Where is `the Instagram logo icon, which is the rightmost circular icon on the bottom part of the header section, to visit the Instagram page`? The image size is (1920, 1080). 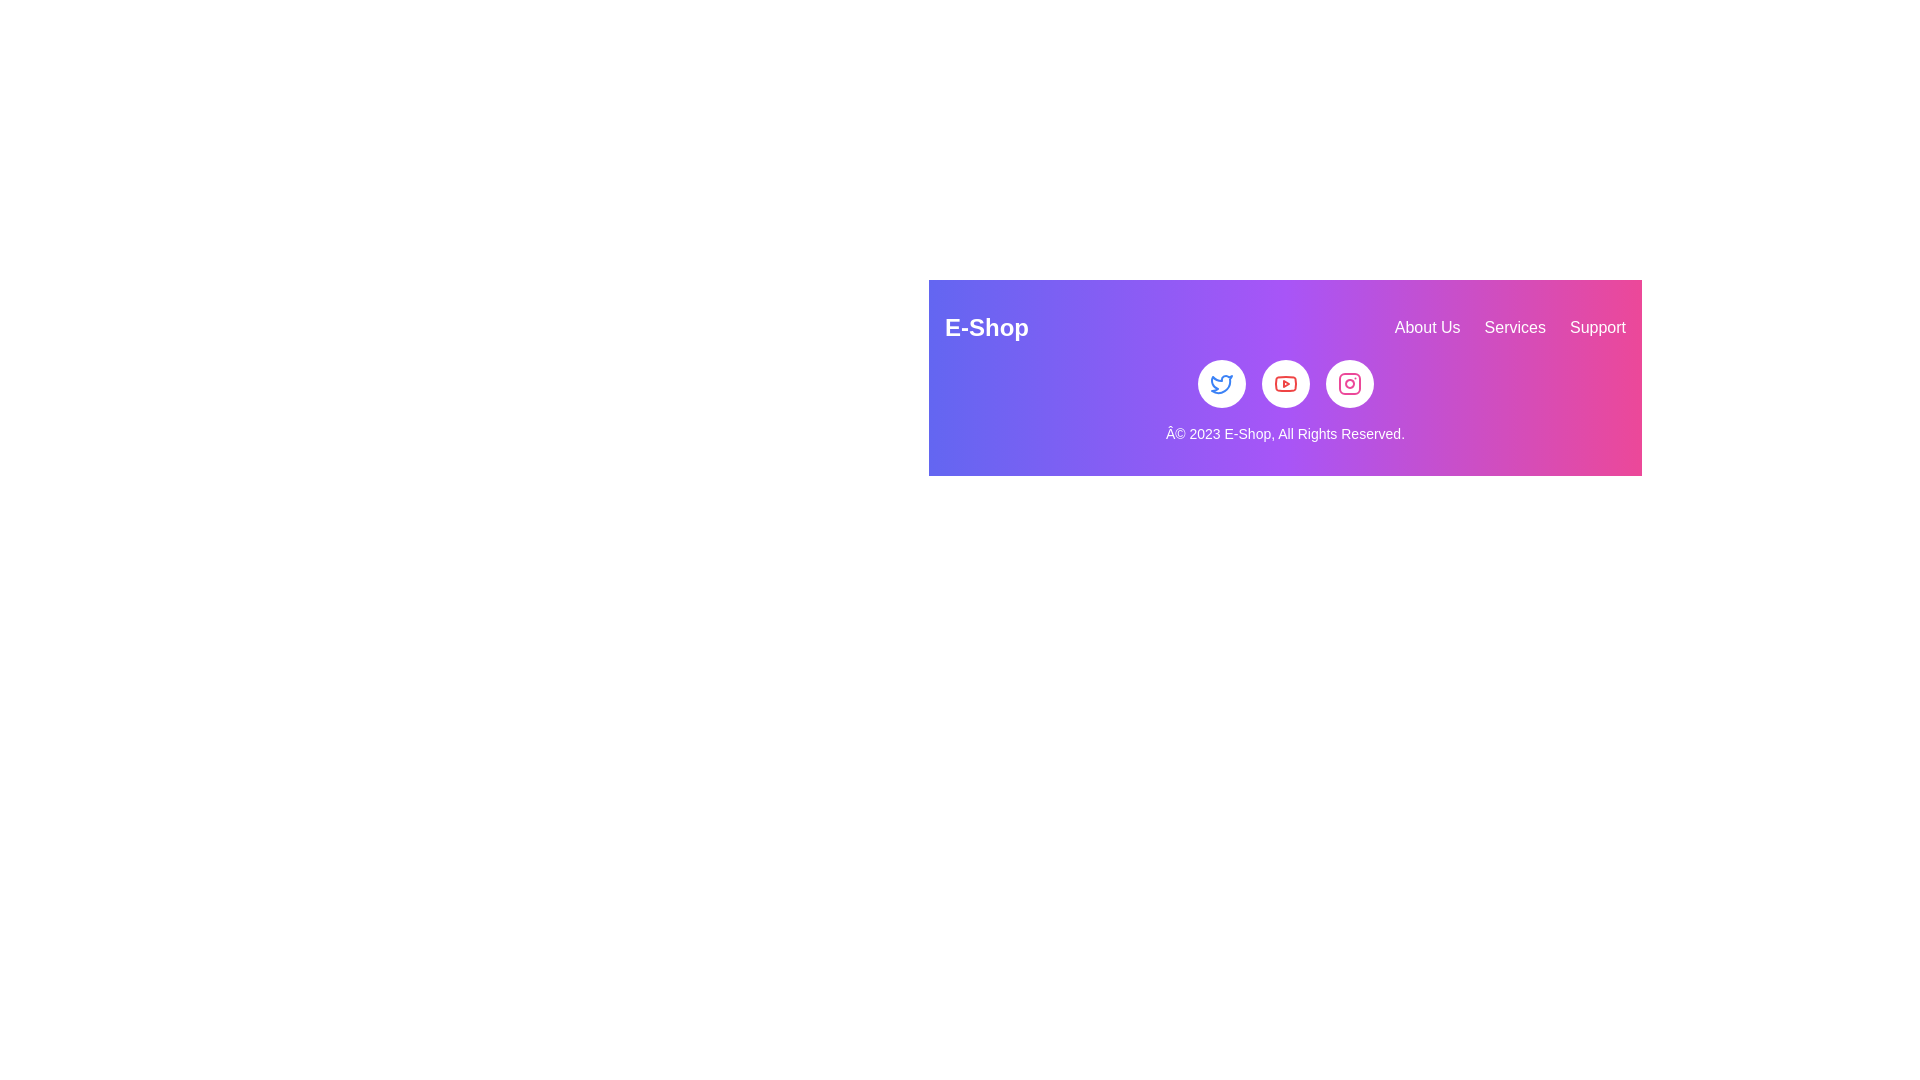
the Instagram logo icon, which is the rightmost circular icon on the bottom part of the header section, to visit the Instagram page is located at coordinates (1349, 384).